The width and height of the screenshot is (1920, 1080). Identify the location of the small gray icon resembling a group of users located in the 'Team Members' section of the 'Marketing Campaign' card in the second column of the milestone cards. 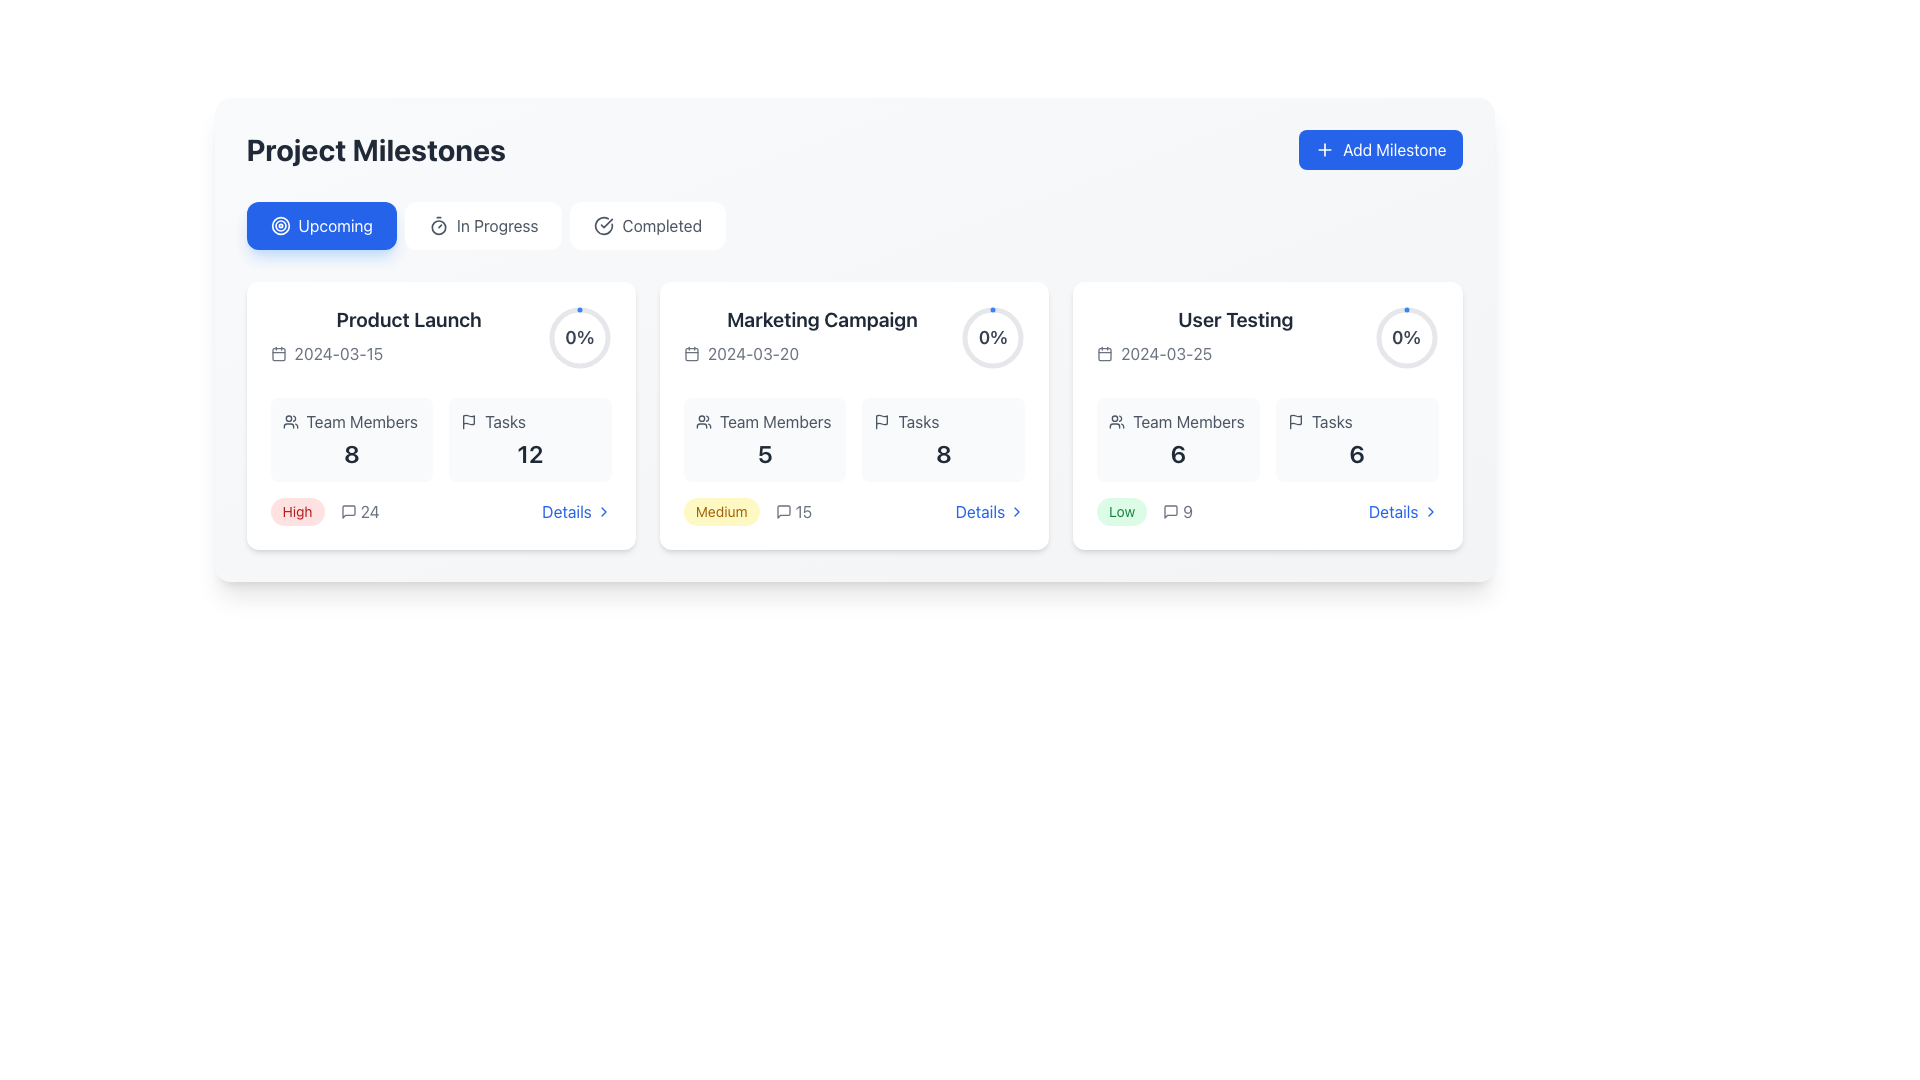
(703, 420).